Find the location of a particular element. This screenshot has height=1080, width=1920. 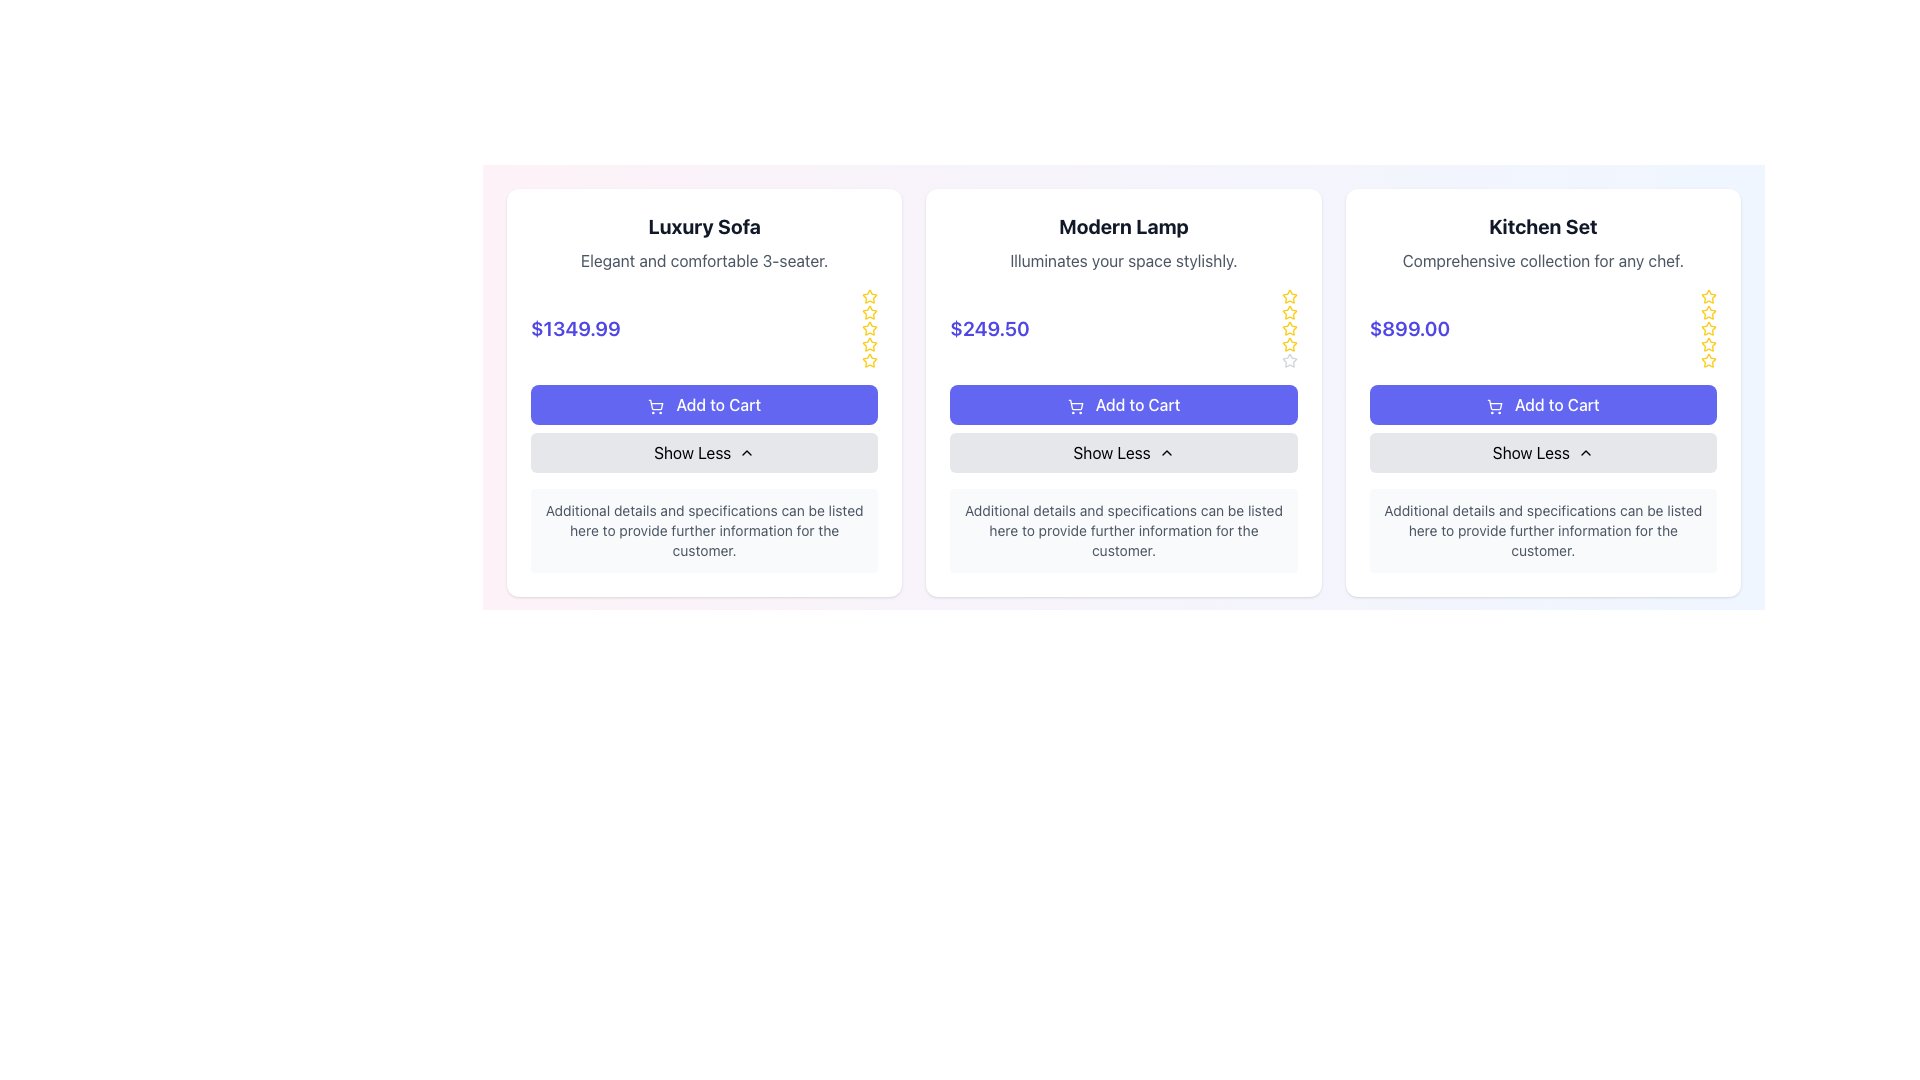

the yellow star icon, which is the second star in the star rating sequence for the 'Luxury Sofa' product is located at coordinates (870, 312).